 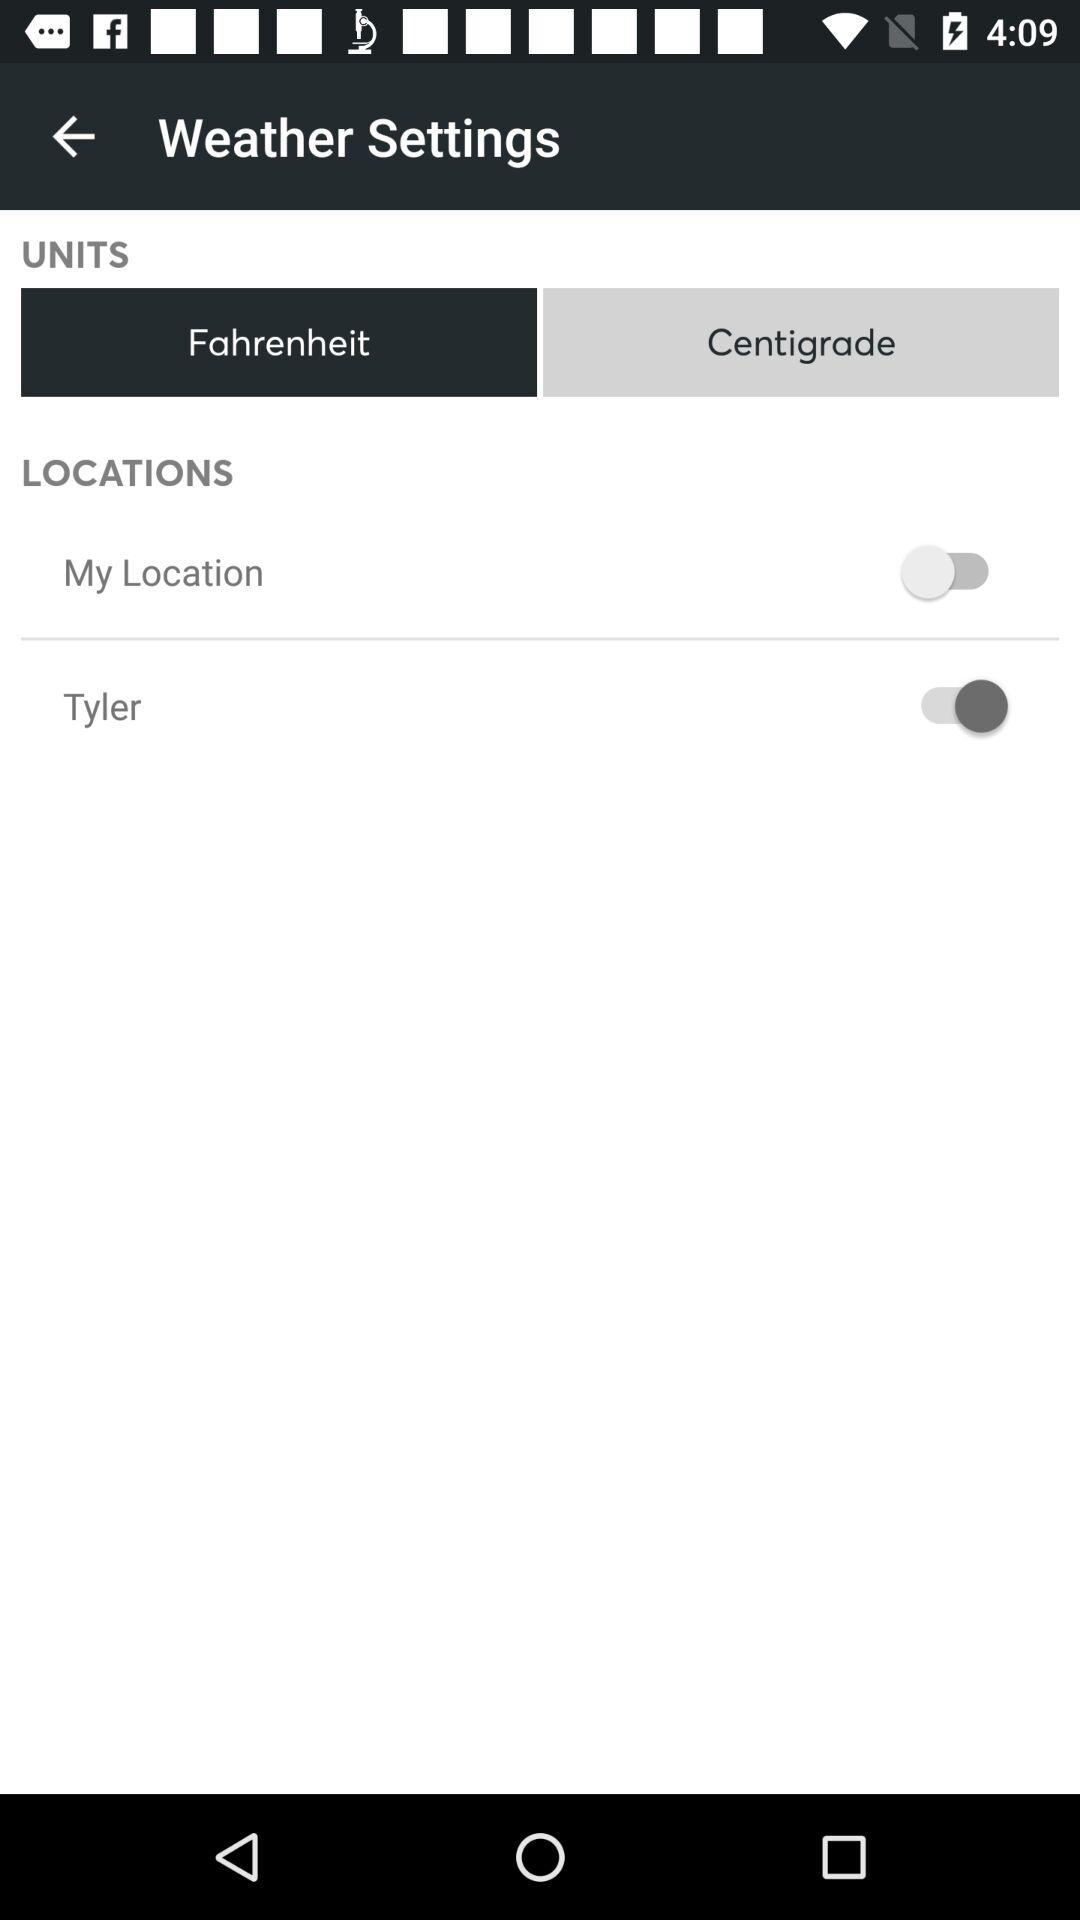 I want to click on tyler icon, so click(x=102, y=705).